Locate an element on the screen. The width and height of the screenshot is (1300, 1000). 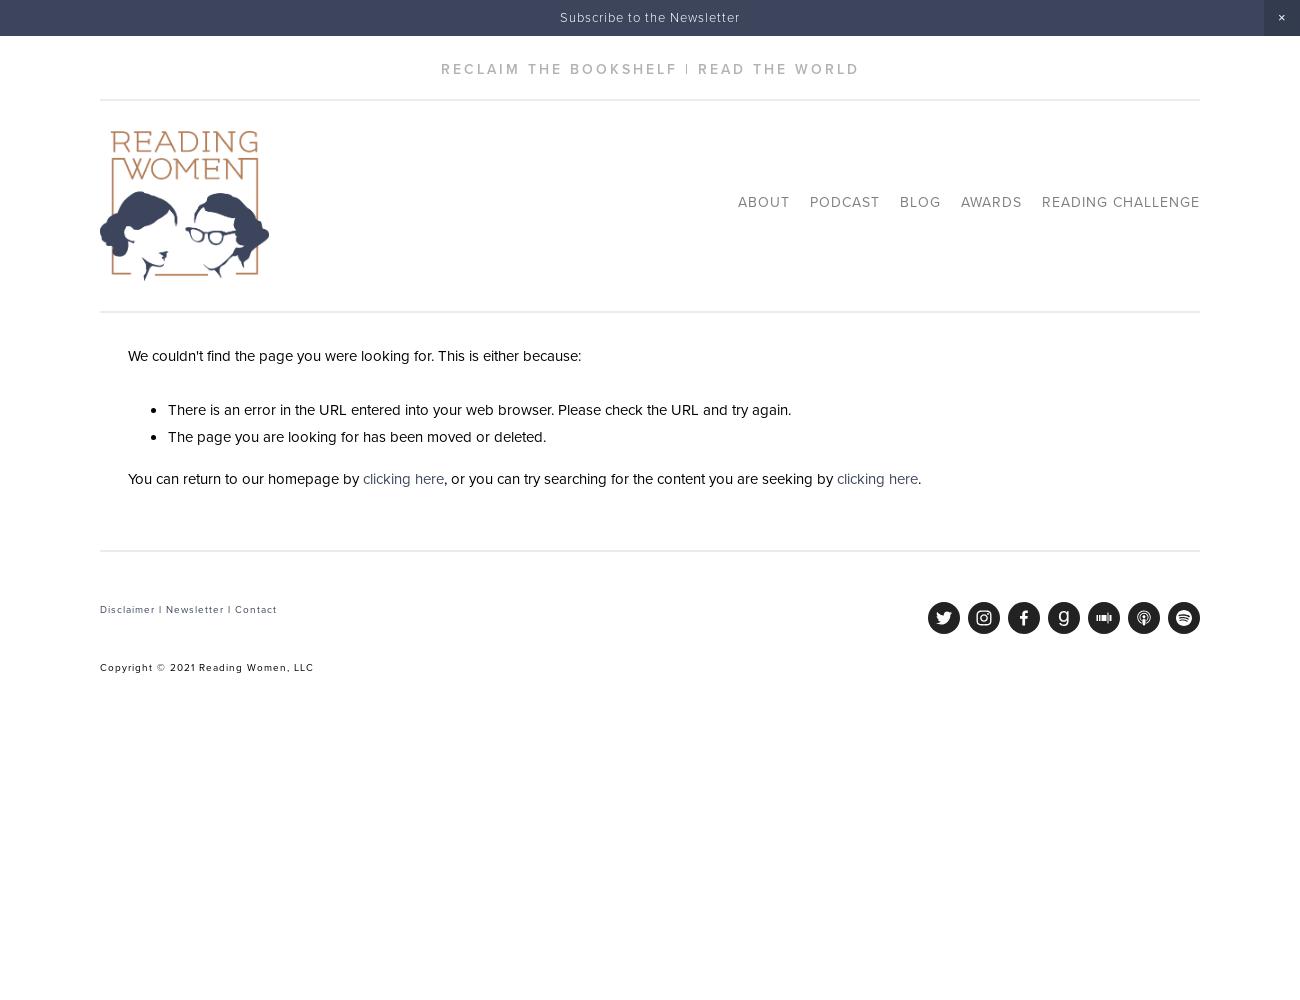
'Disclaimer' is located at coordinates (126, 608).